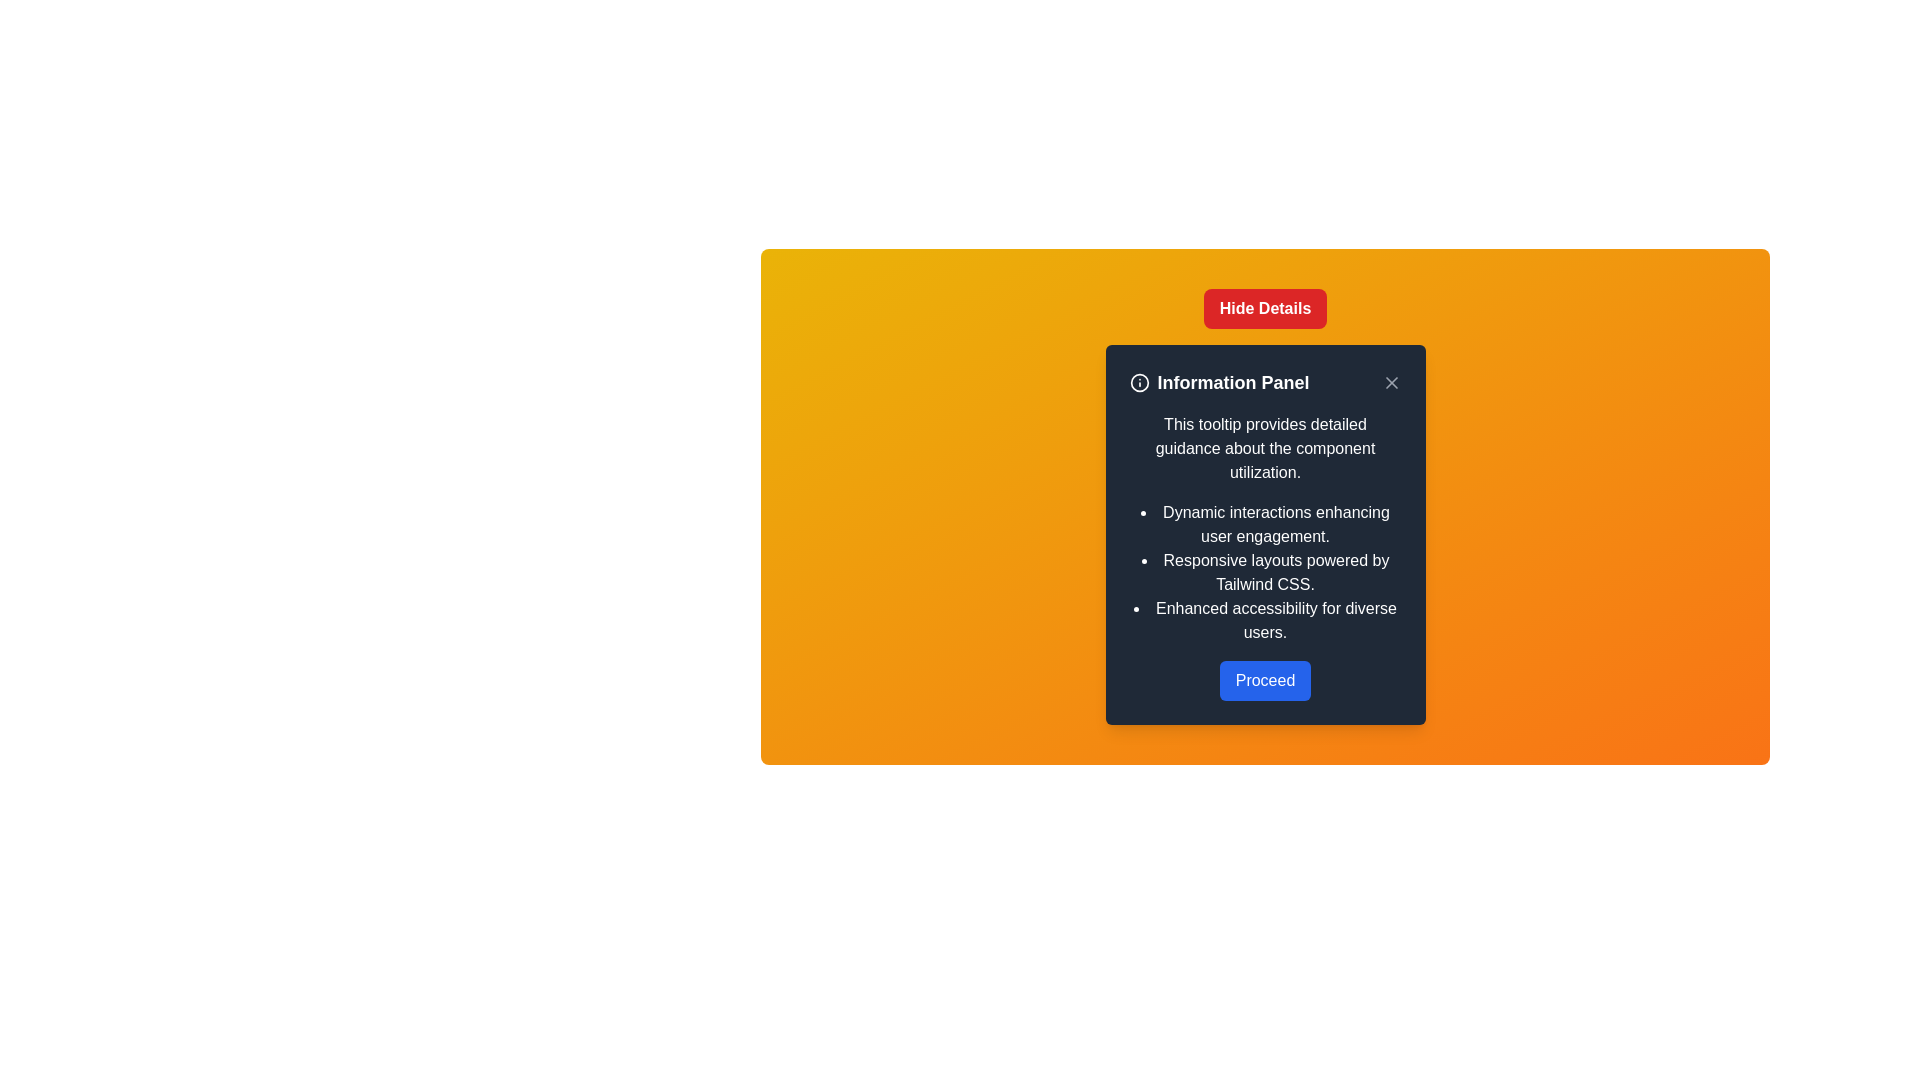 The height and width of the screenshot is (1080, 1920). I want to click on the third item in the vertical bullet list that provides information about enhanced accessibility features, located between 'Responsive layouts powered by Tailwind CSS.' and the 'Proceed' button, so click(1264, 620).